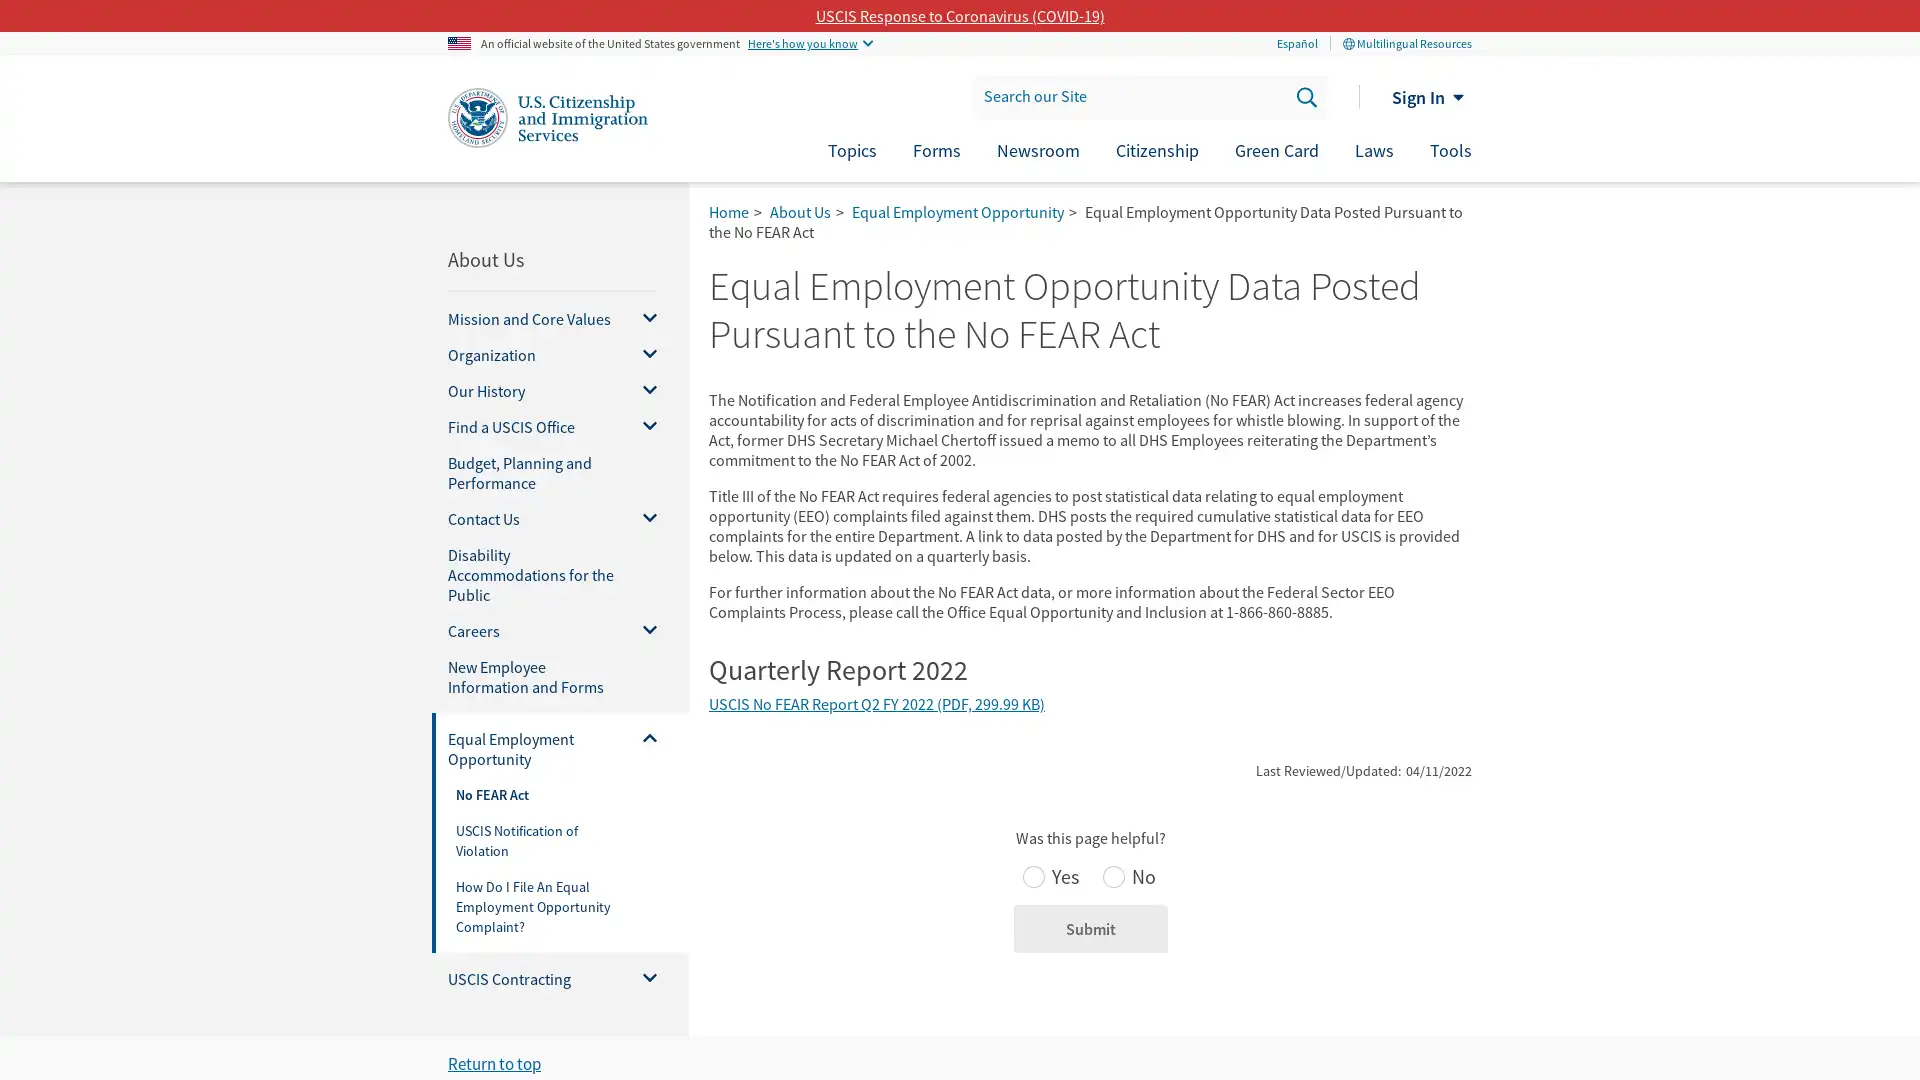  Describe the element at coordinates (642, 978) in the screenshot. I see `Toggle menu for USCIS Contracting` at that location.